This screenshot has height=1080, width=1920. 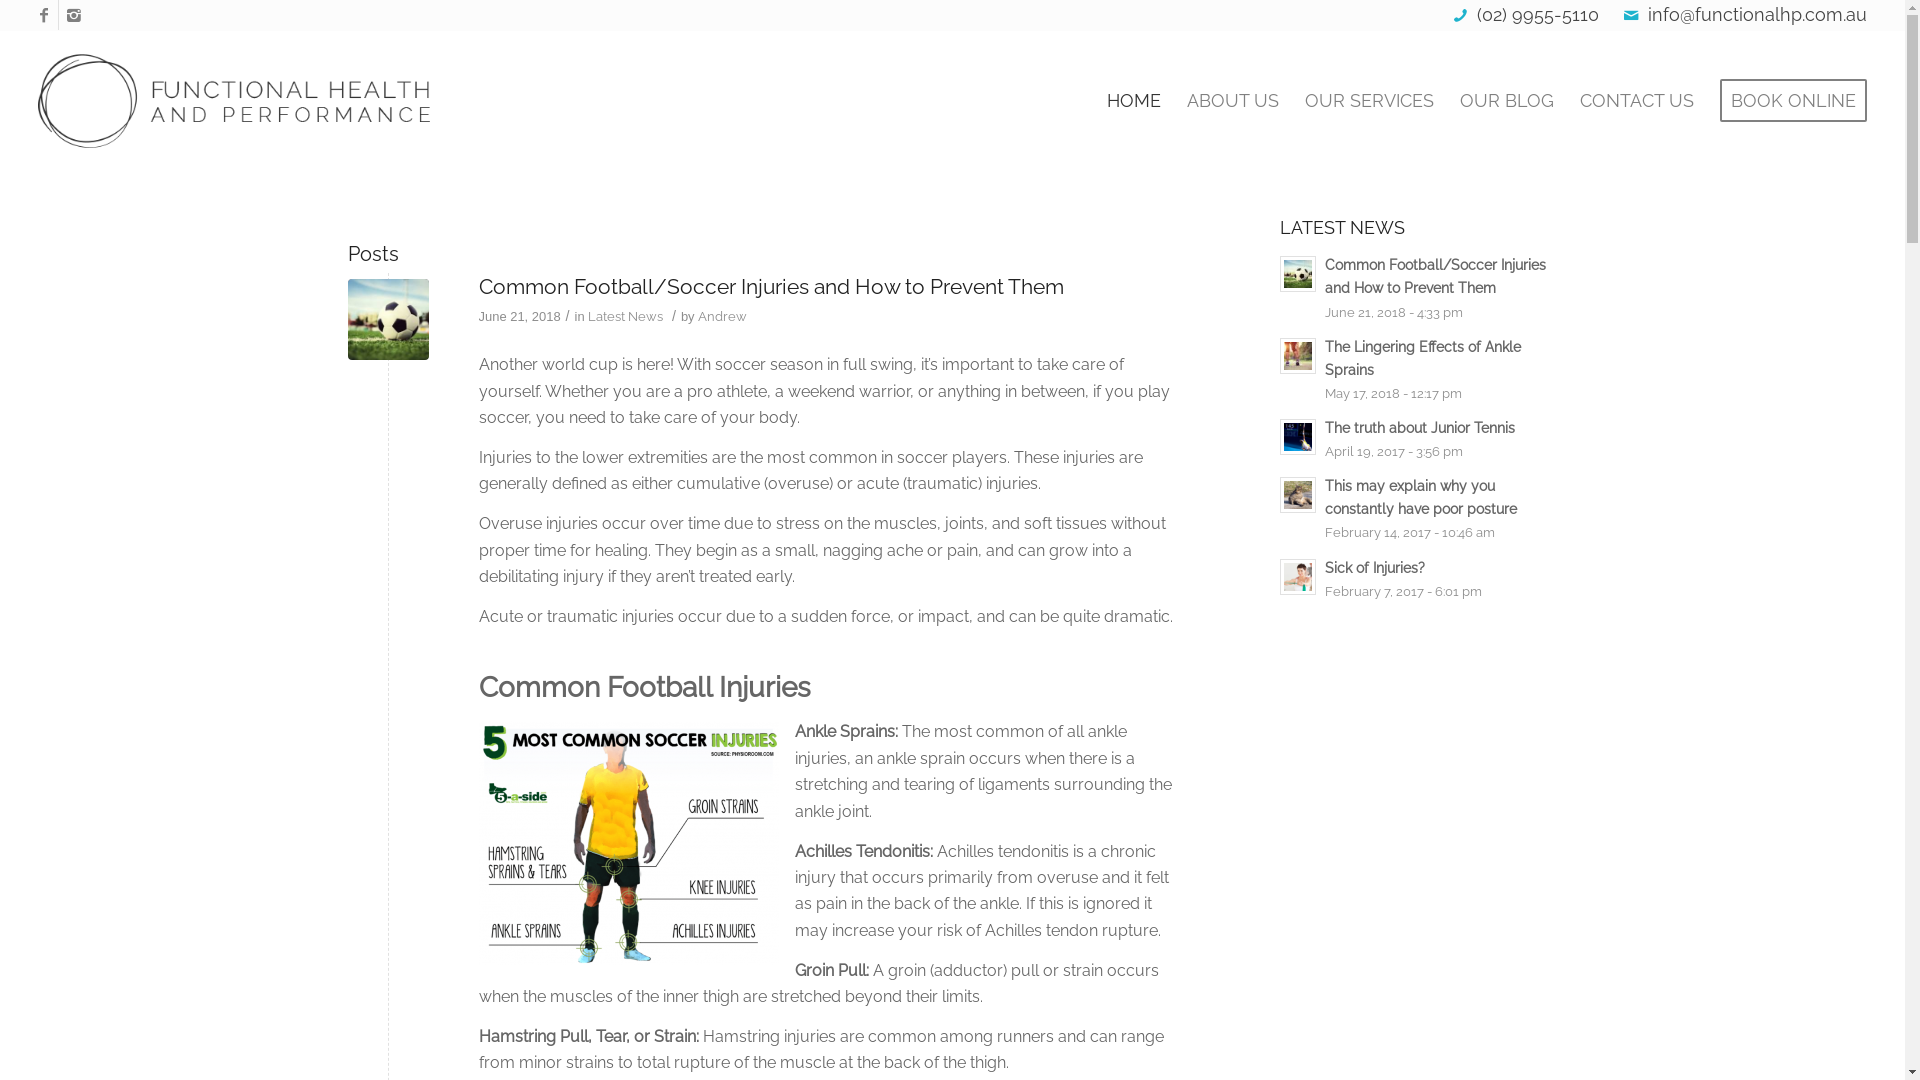 What do you see at coordinates (1418, 438) in the screenshot?
I see `'The truth about Junior Tennis` at bounding box center [1418, 438].